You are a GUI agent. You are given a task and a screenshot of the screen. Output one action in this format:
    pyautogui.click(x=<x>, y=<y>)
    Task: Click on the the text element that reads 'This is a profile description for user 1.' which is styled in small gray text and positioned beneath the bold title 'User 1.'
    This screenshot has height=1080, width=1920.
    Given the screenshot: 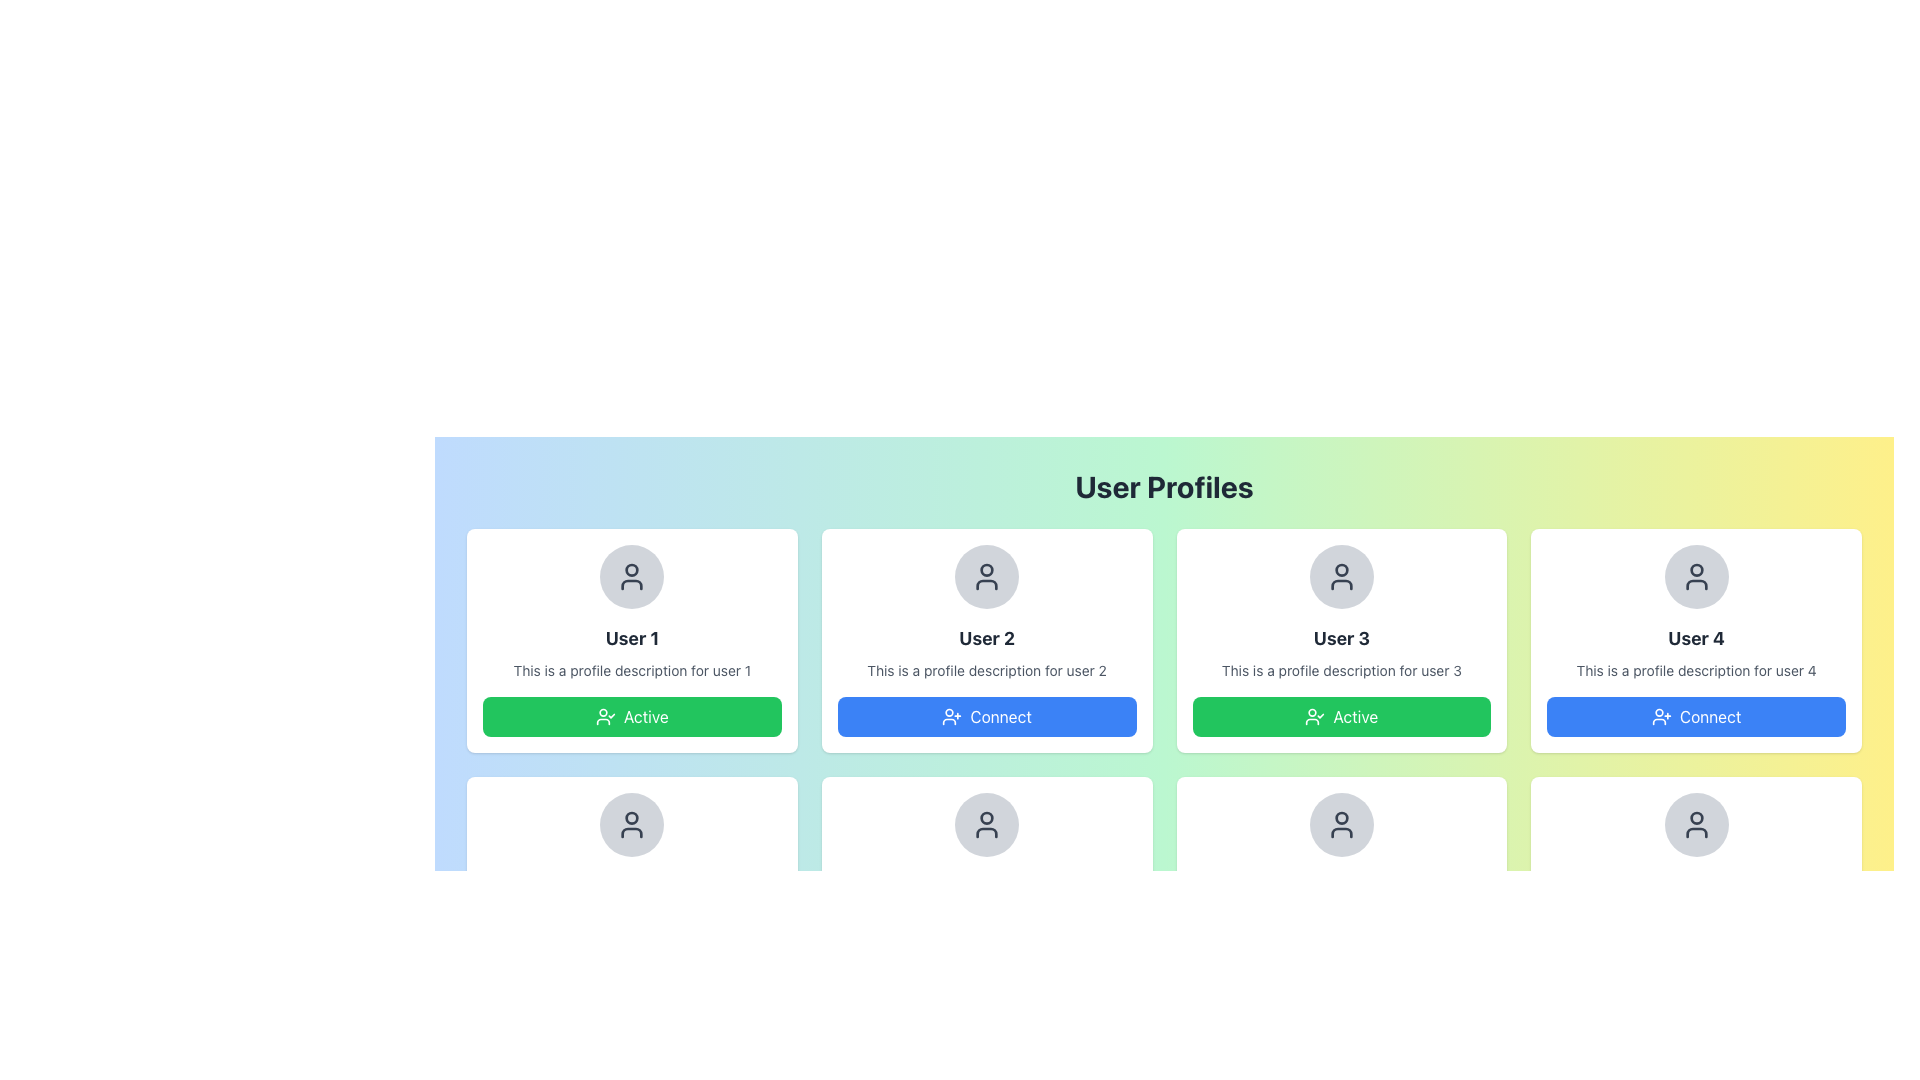 What is the action you would take?
    pyautogui.click(x=631, y=671)
    